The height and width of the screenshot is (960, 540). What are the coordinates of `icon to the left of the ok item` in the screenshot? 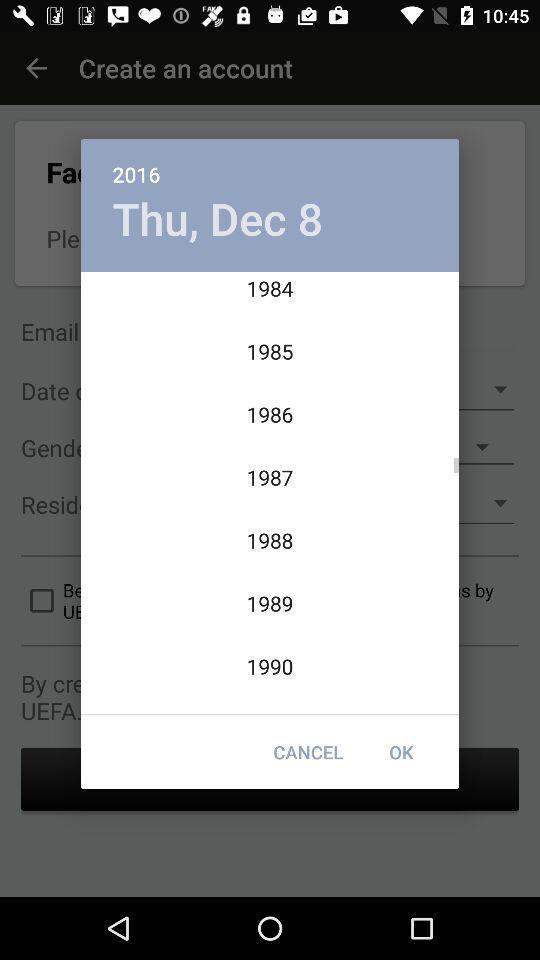 It's located at (308, 751).